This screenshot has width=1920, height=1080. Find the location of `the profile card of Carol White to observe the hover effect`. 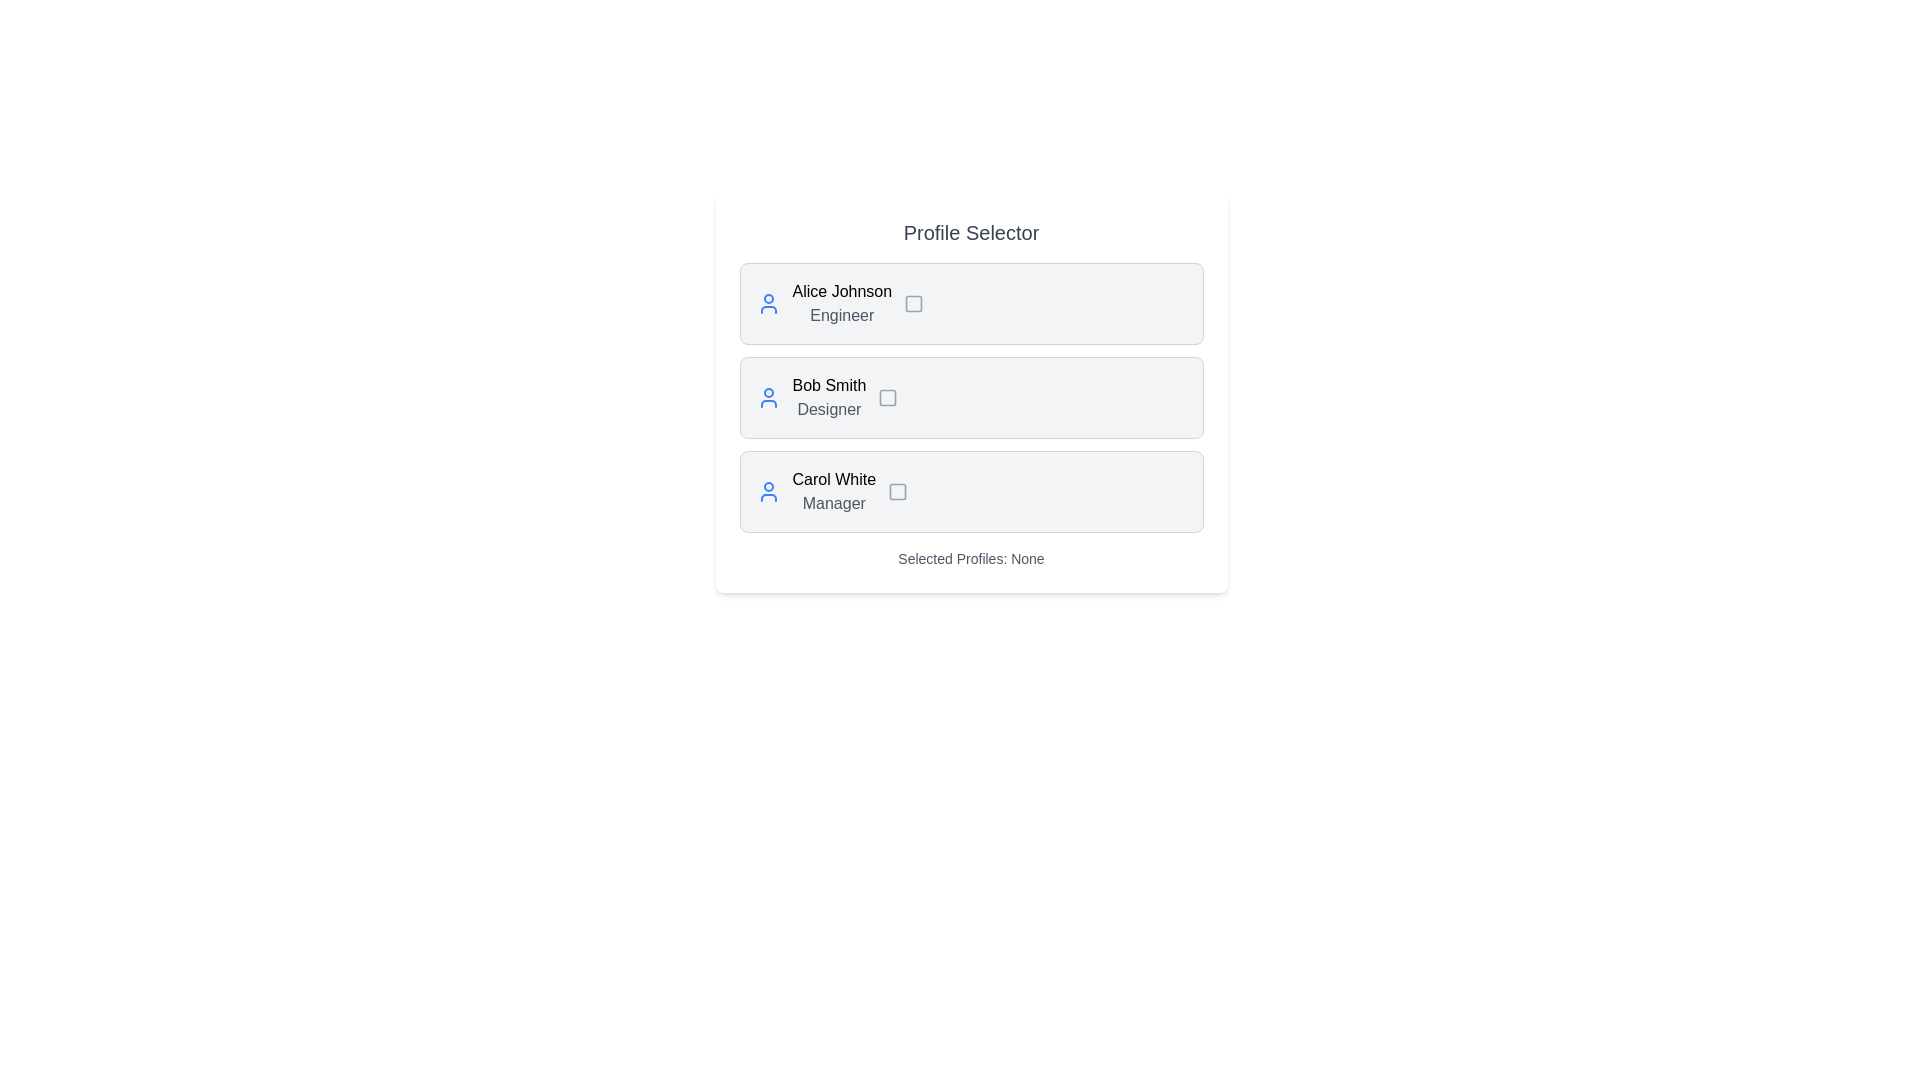

the profile card of Carol White to observe the hover effect is located at coordinates (971, 492).